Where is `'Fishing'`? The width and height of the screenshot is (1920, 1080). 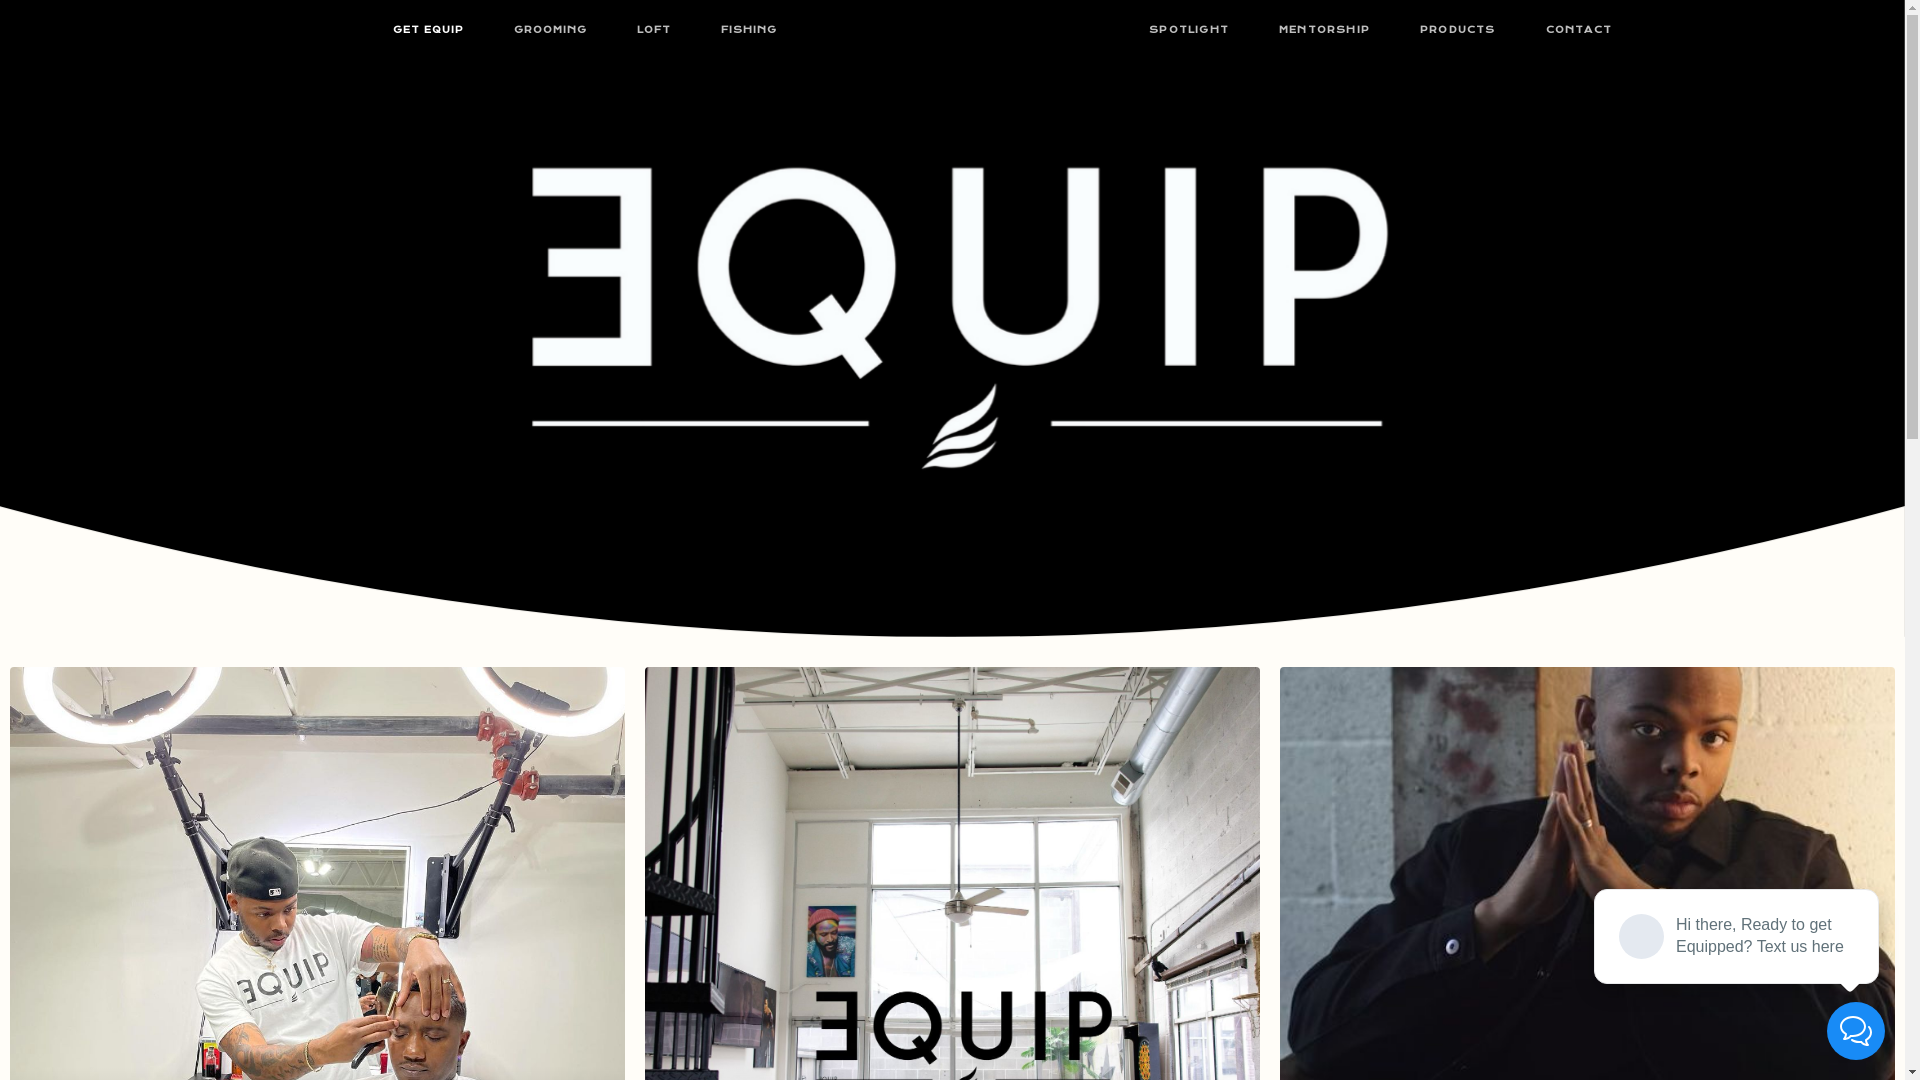 'Fishing' is located at coordinates (930, 663).